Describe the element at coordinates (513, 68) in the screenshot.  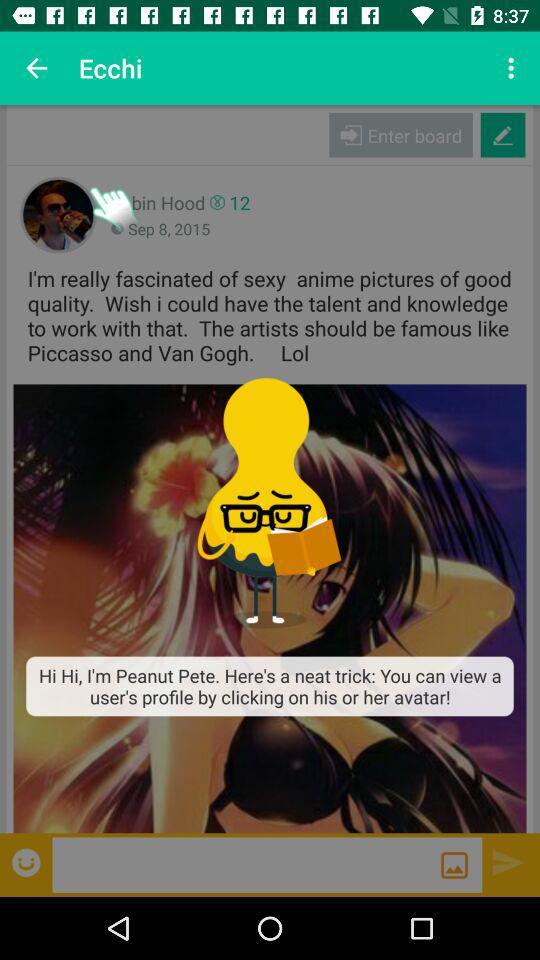
I see `the icon to the right of the ecchi  item` at that location.